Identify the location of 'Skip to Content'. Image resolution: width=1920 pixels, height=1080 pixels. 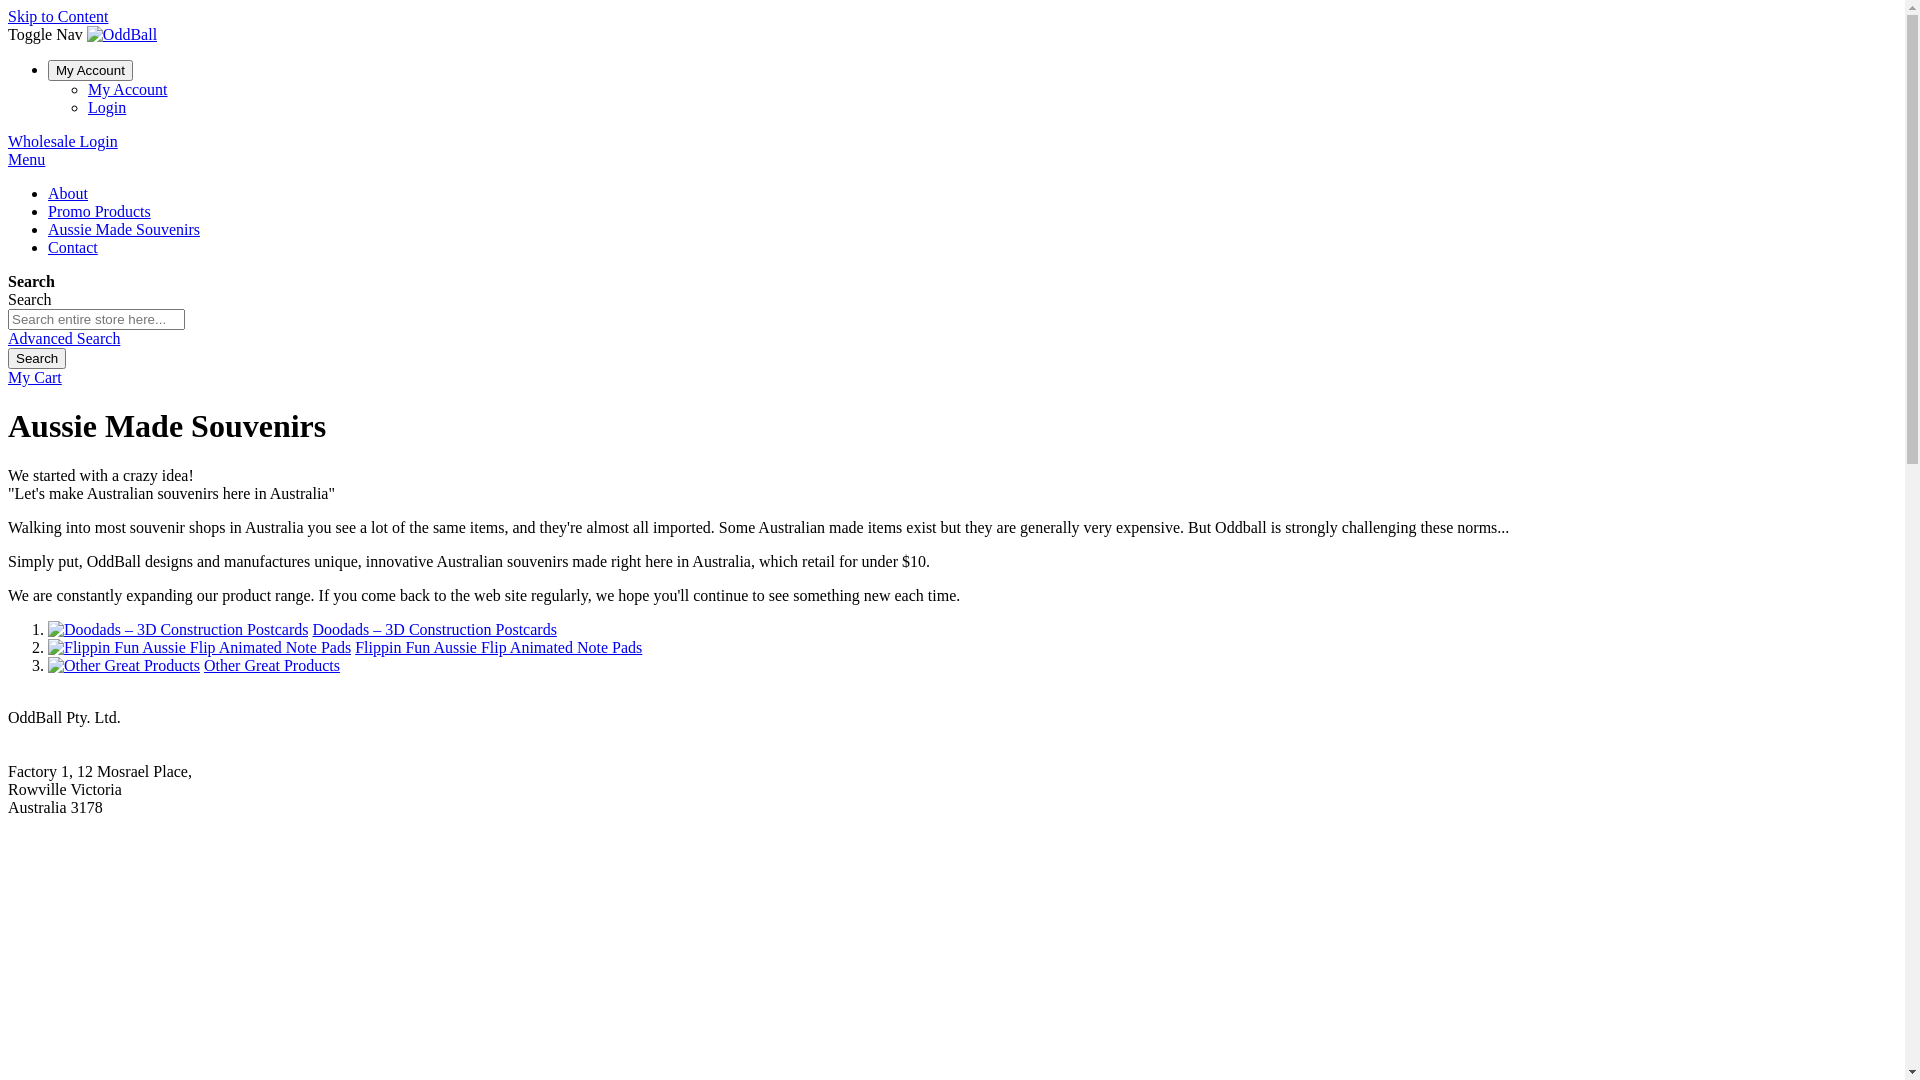
(57, 16).